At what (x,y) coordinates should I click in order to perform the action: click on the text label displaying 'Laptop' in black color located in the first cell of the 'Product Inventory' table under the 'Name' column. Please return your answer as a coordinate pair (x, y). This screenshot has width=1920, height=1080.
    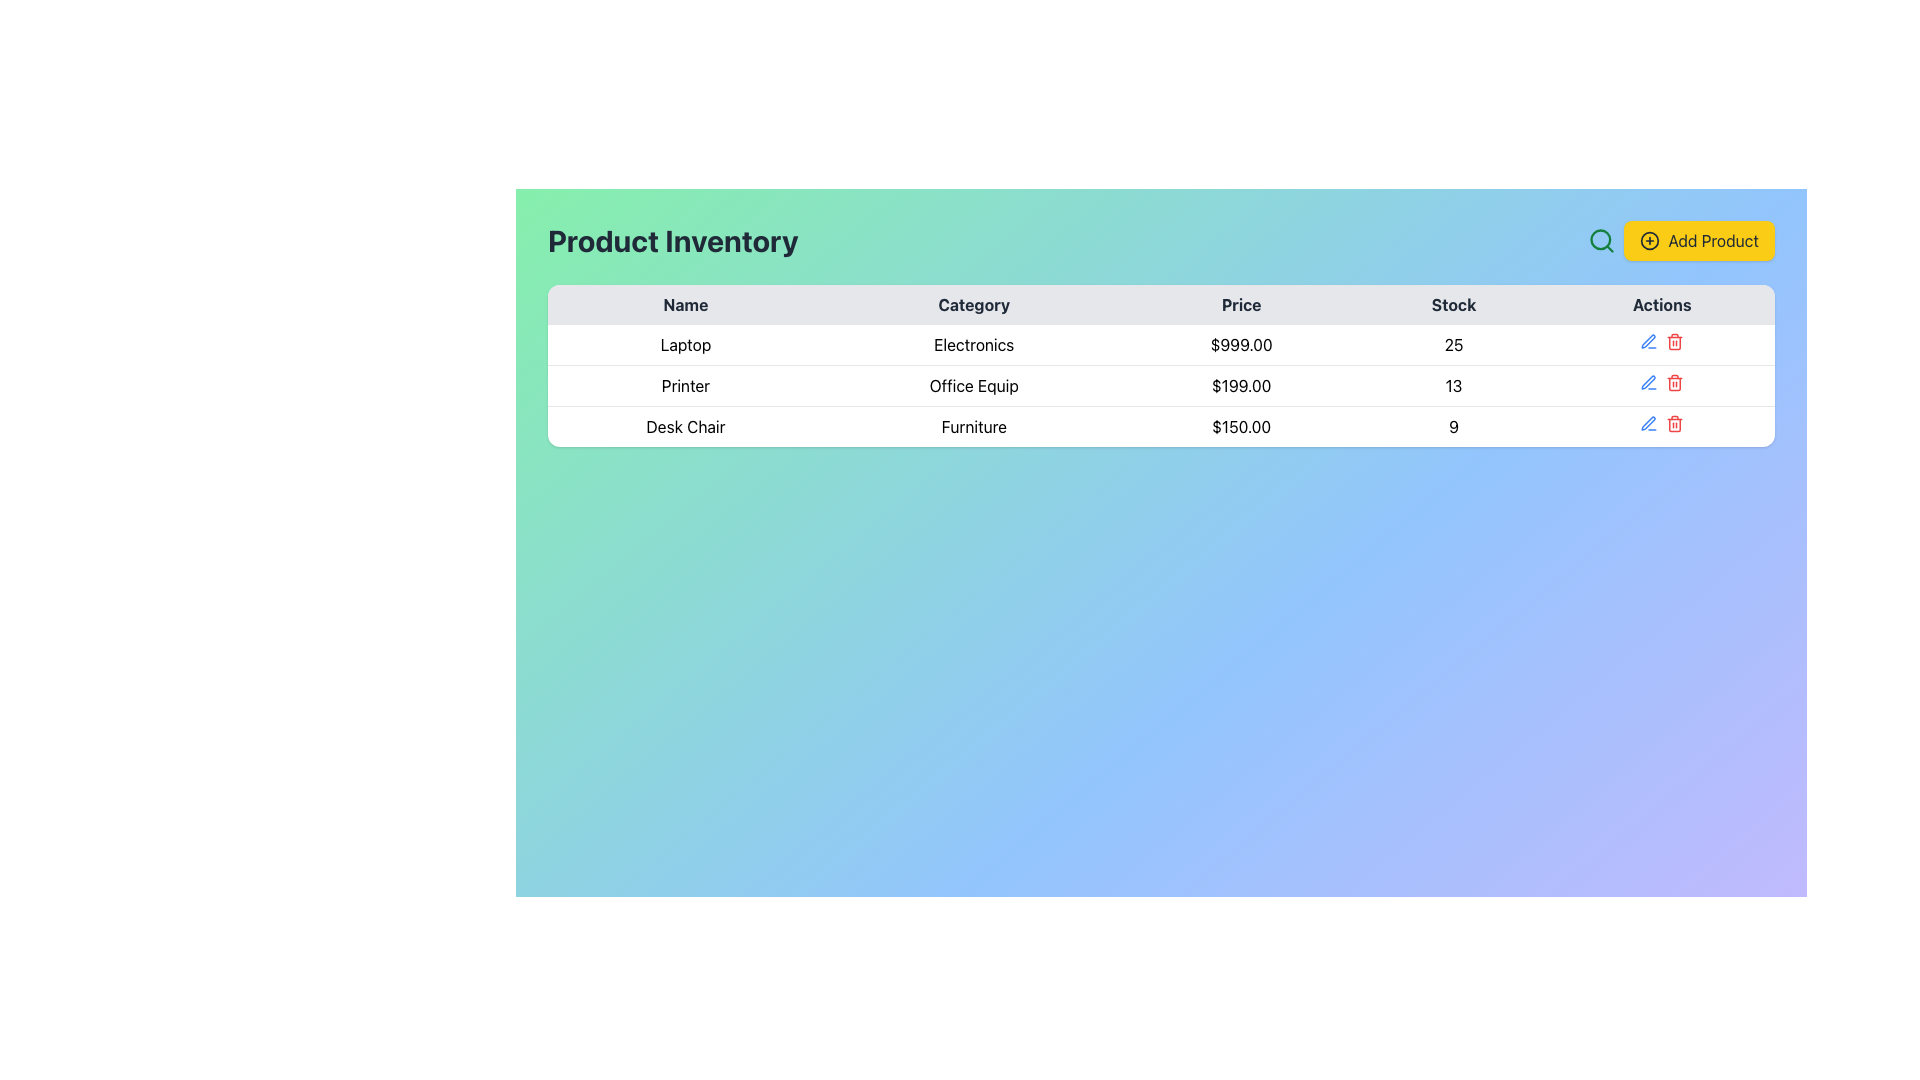
    Looking at the image, I should click on (685, 344).